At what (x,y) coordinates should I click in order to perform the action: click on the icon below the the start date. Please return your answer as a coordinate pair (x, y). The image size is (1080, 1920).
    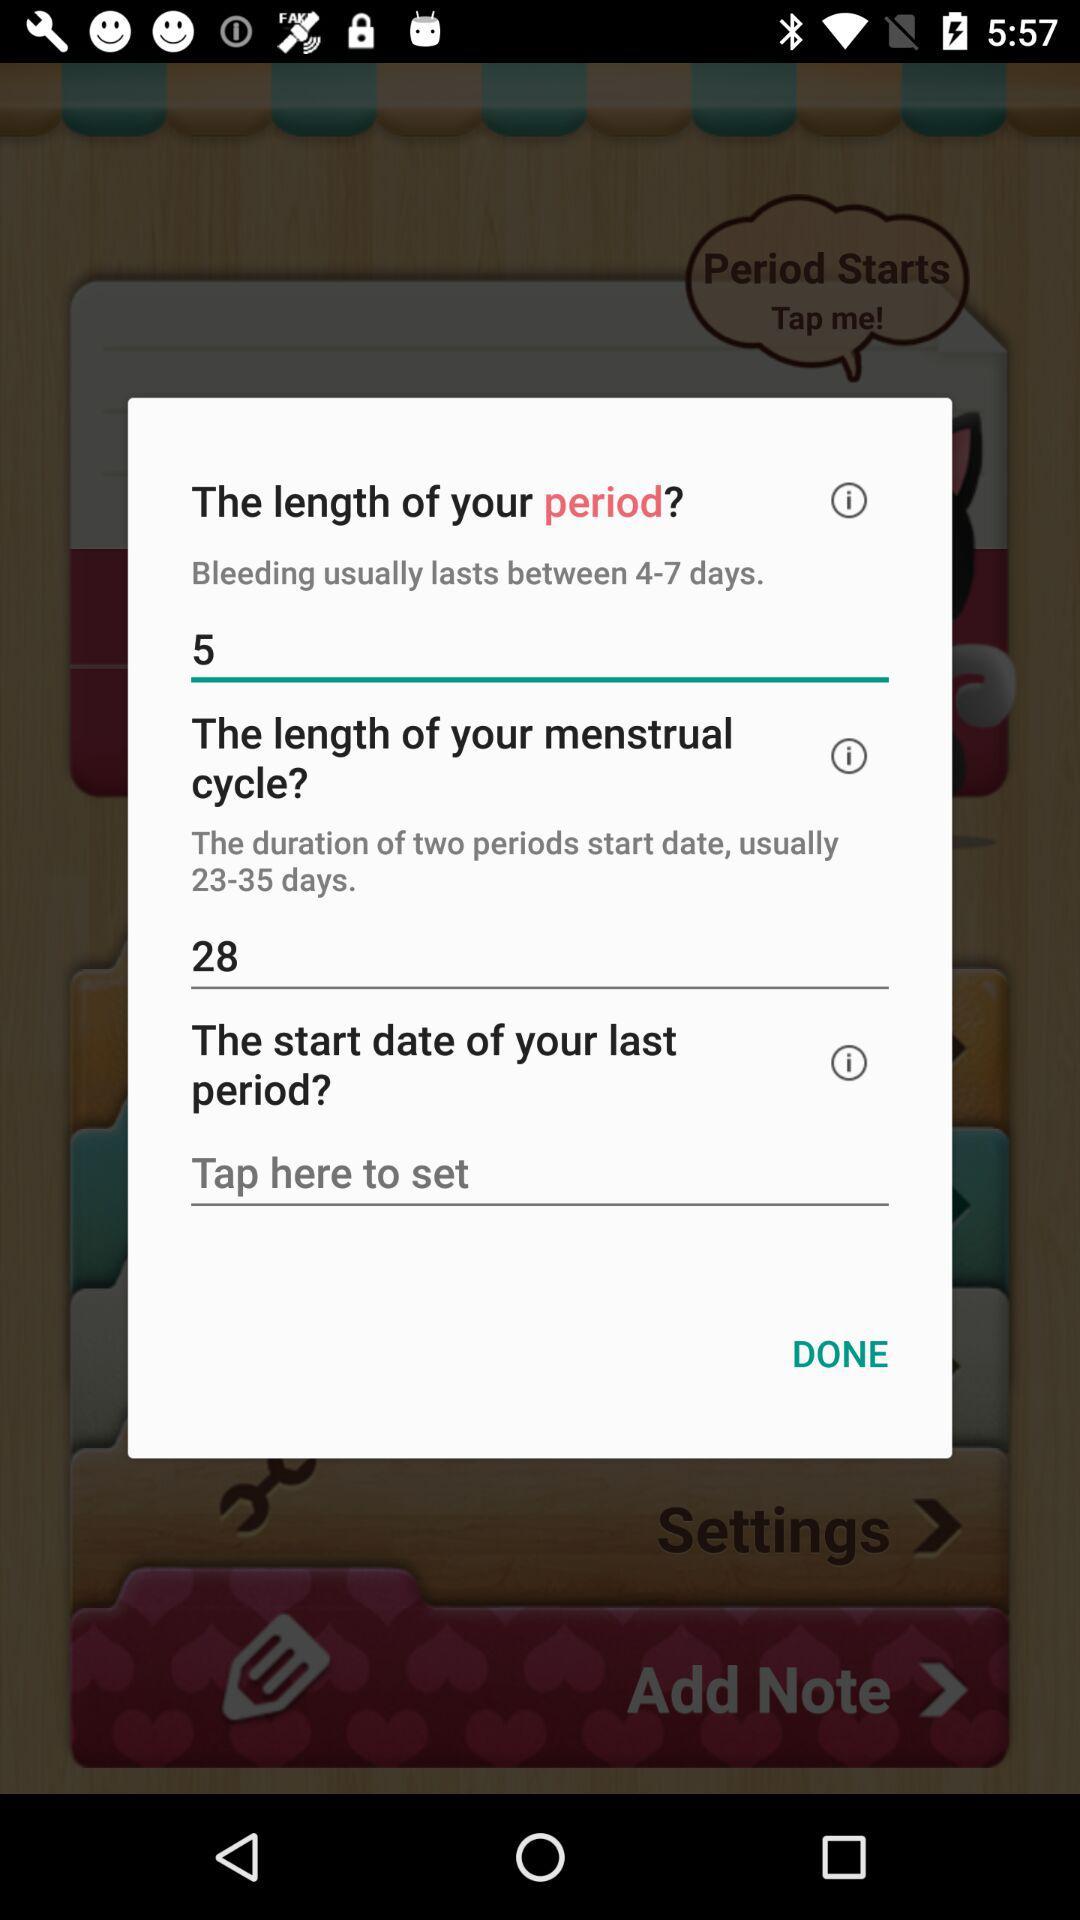
    Looking at the image, I should click on (540, 1174).